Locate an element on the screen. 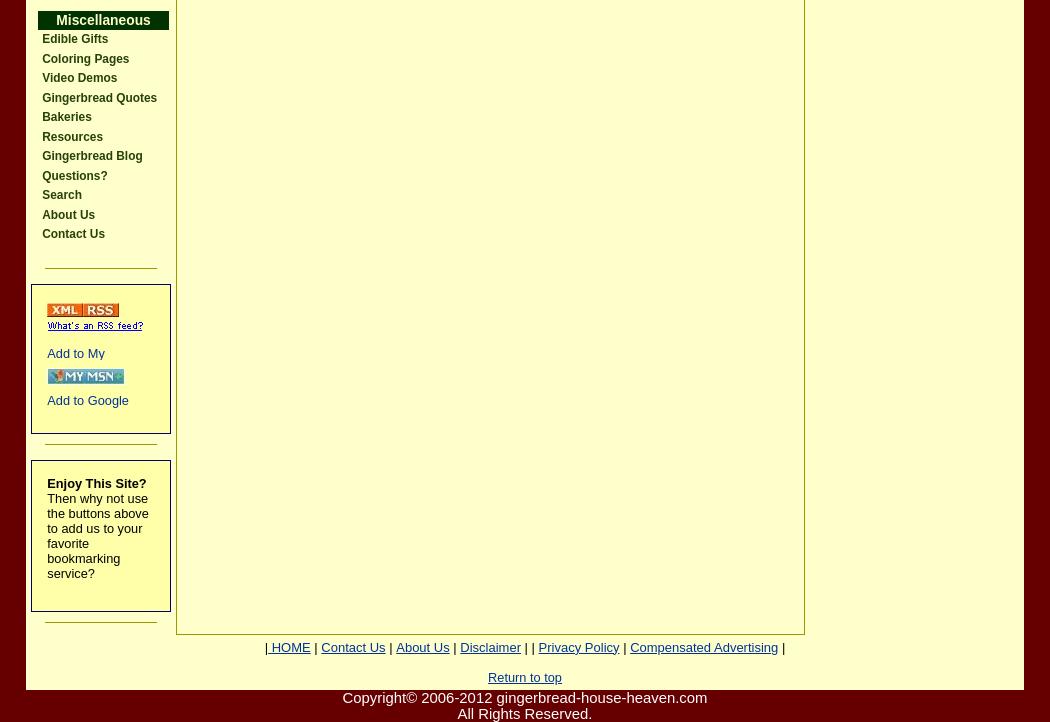 The height and width of the screenshot is (722, 1050). 'Search' is located at coordinates (60, 194).